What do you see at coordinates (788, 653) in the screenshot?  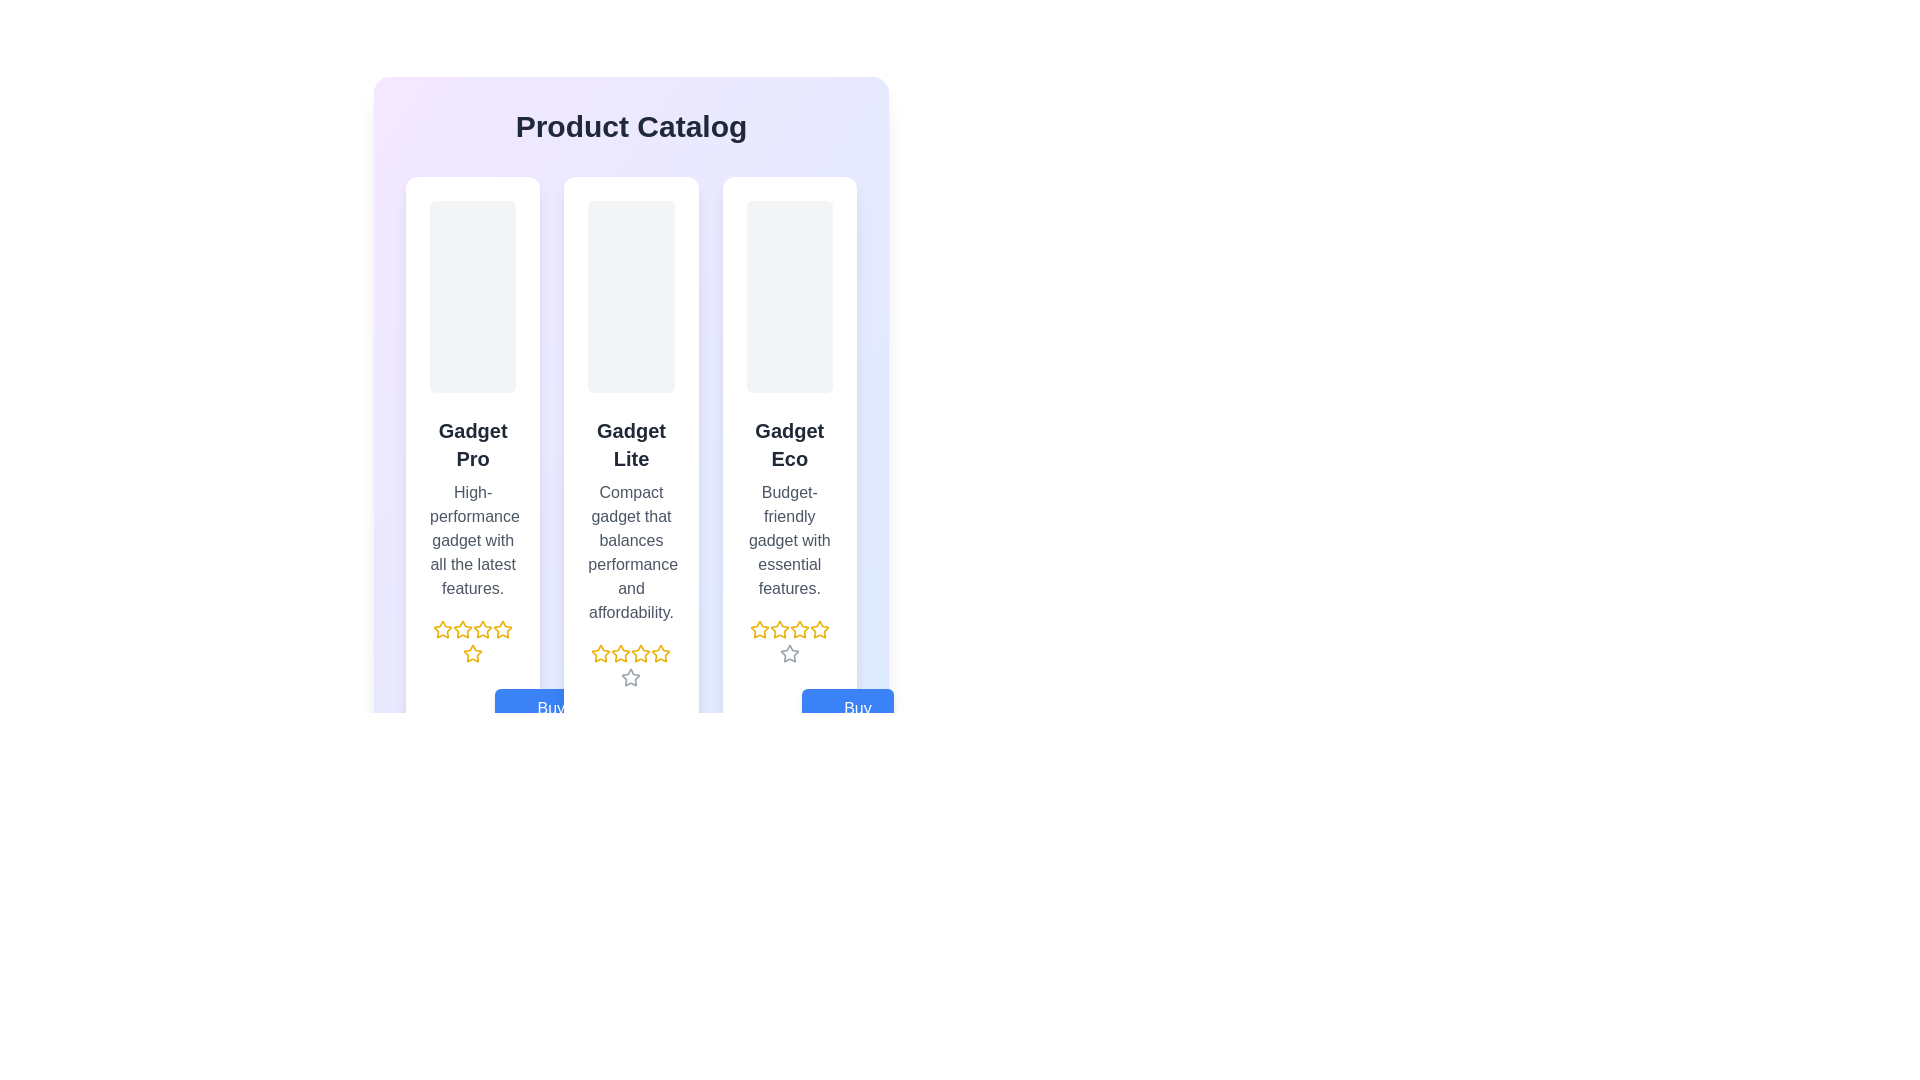 I see `the unselected star icon in the third product column under 'Gadget Eco'` at bounding box center [788, 653].